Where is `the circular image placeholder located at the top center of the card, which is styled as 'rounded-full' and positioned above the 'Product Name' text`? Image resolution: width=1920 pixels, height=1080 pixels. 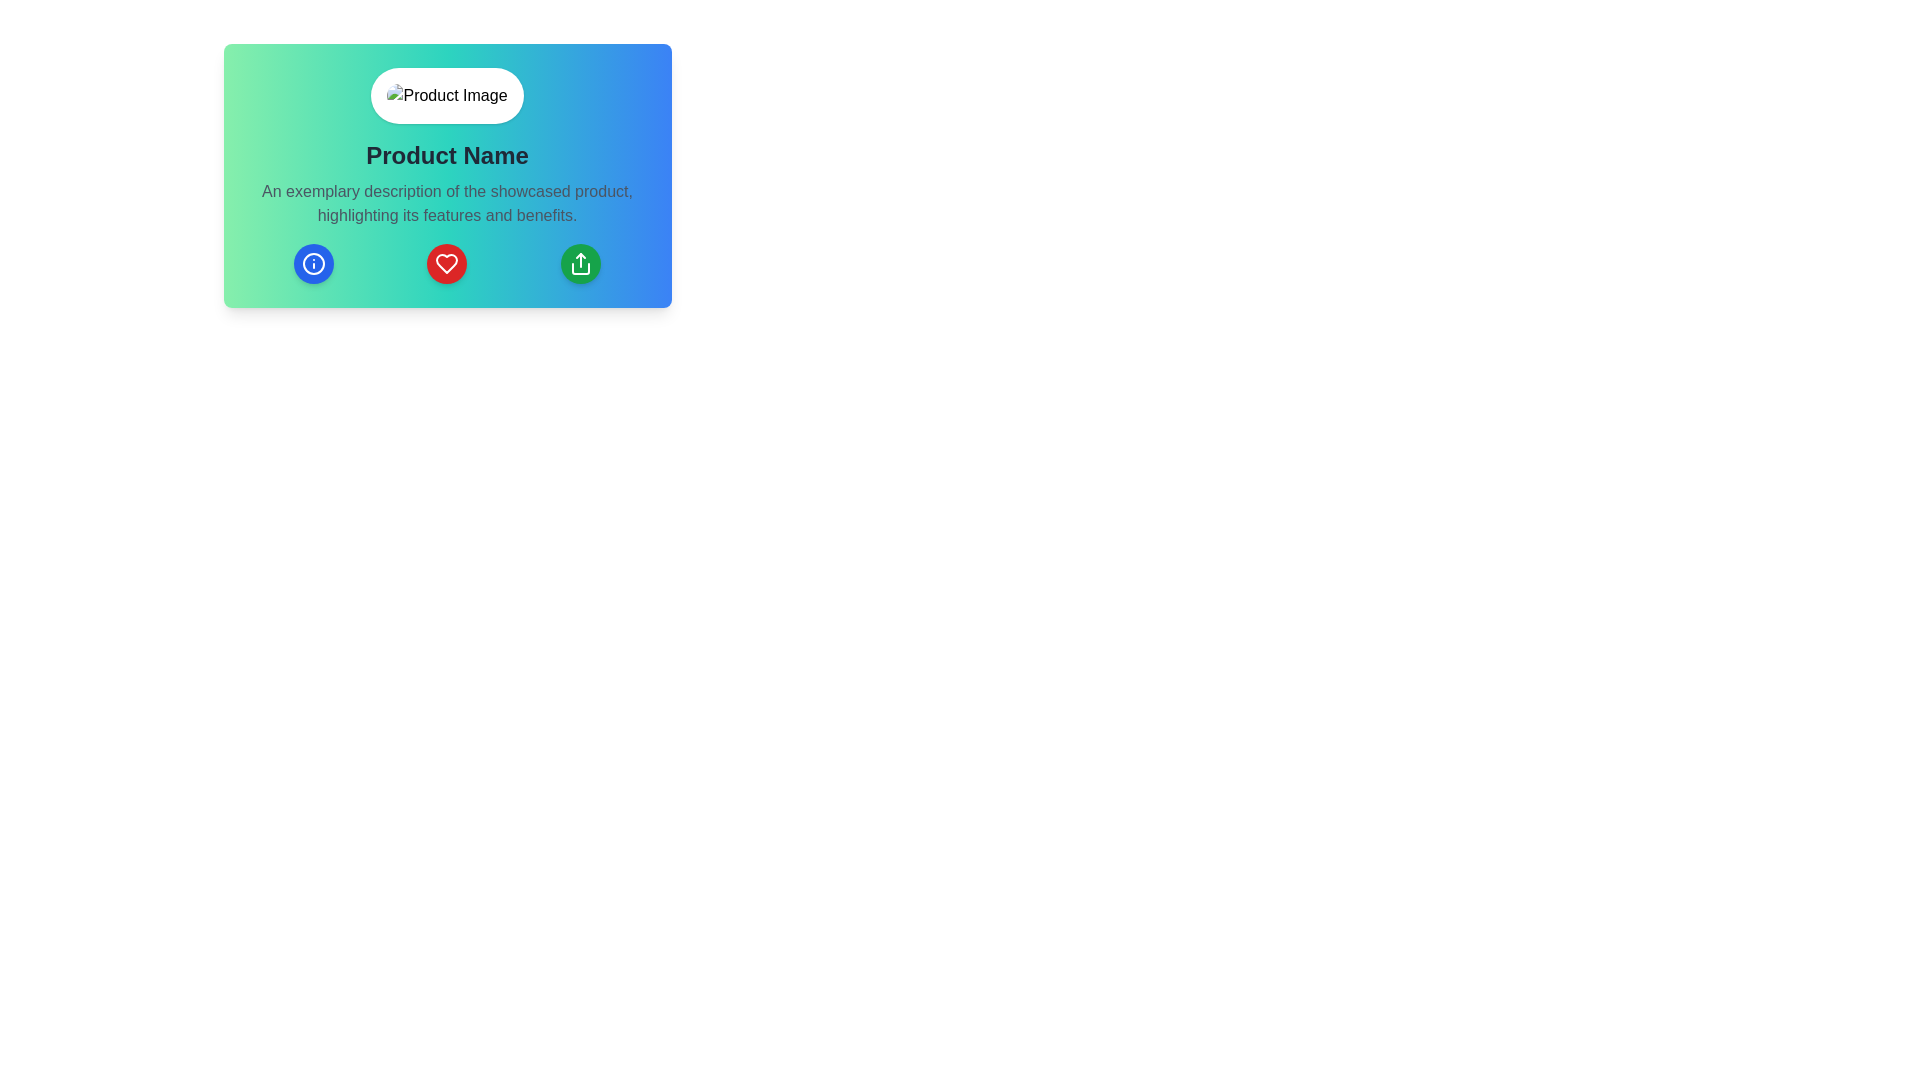 the circular image placeholder located at the top center of the card, which is styled as 'rounded-full' and positioned above the 'Product Name' text is located at coordinates (446, 96).